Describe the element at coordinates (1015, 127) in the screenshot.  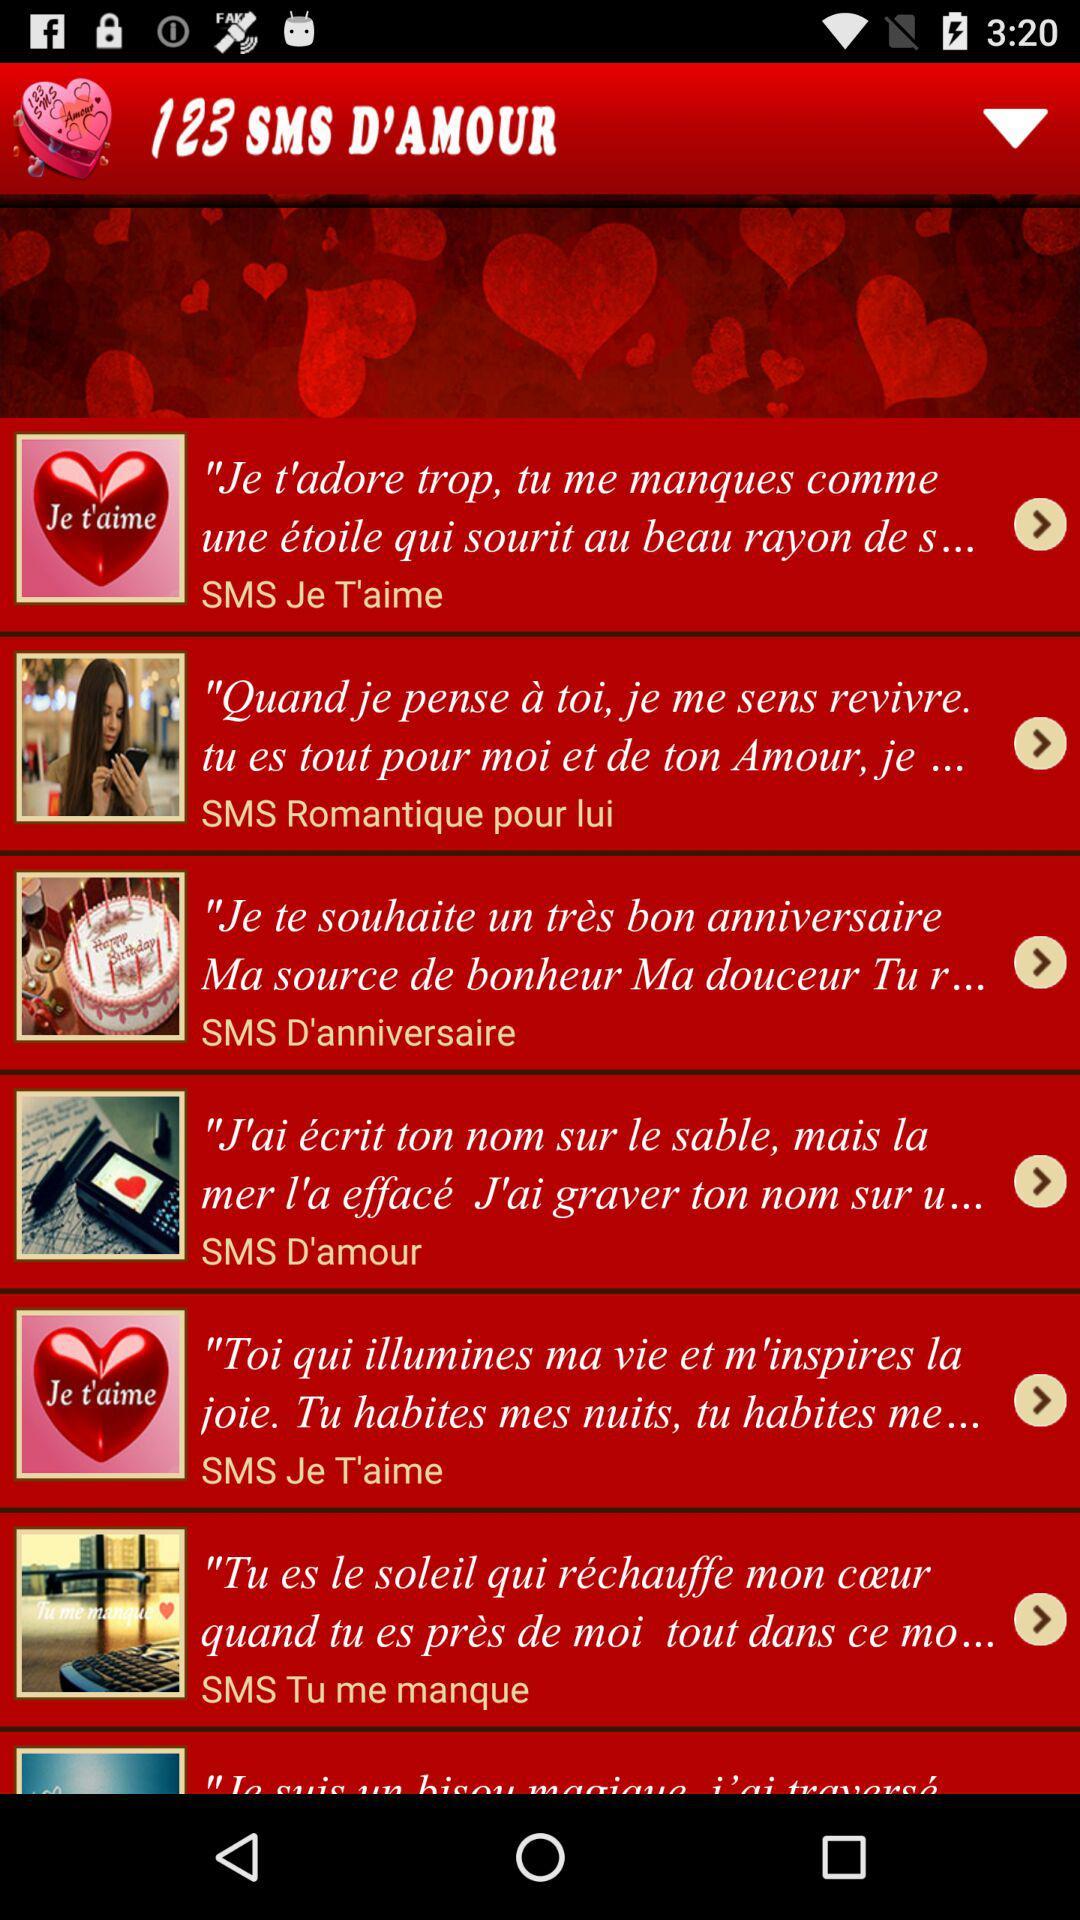
I see `this button menu selection` at that location.